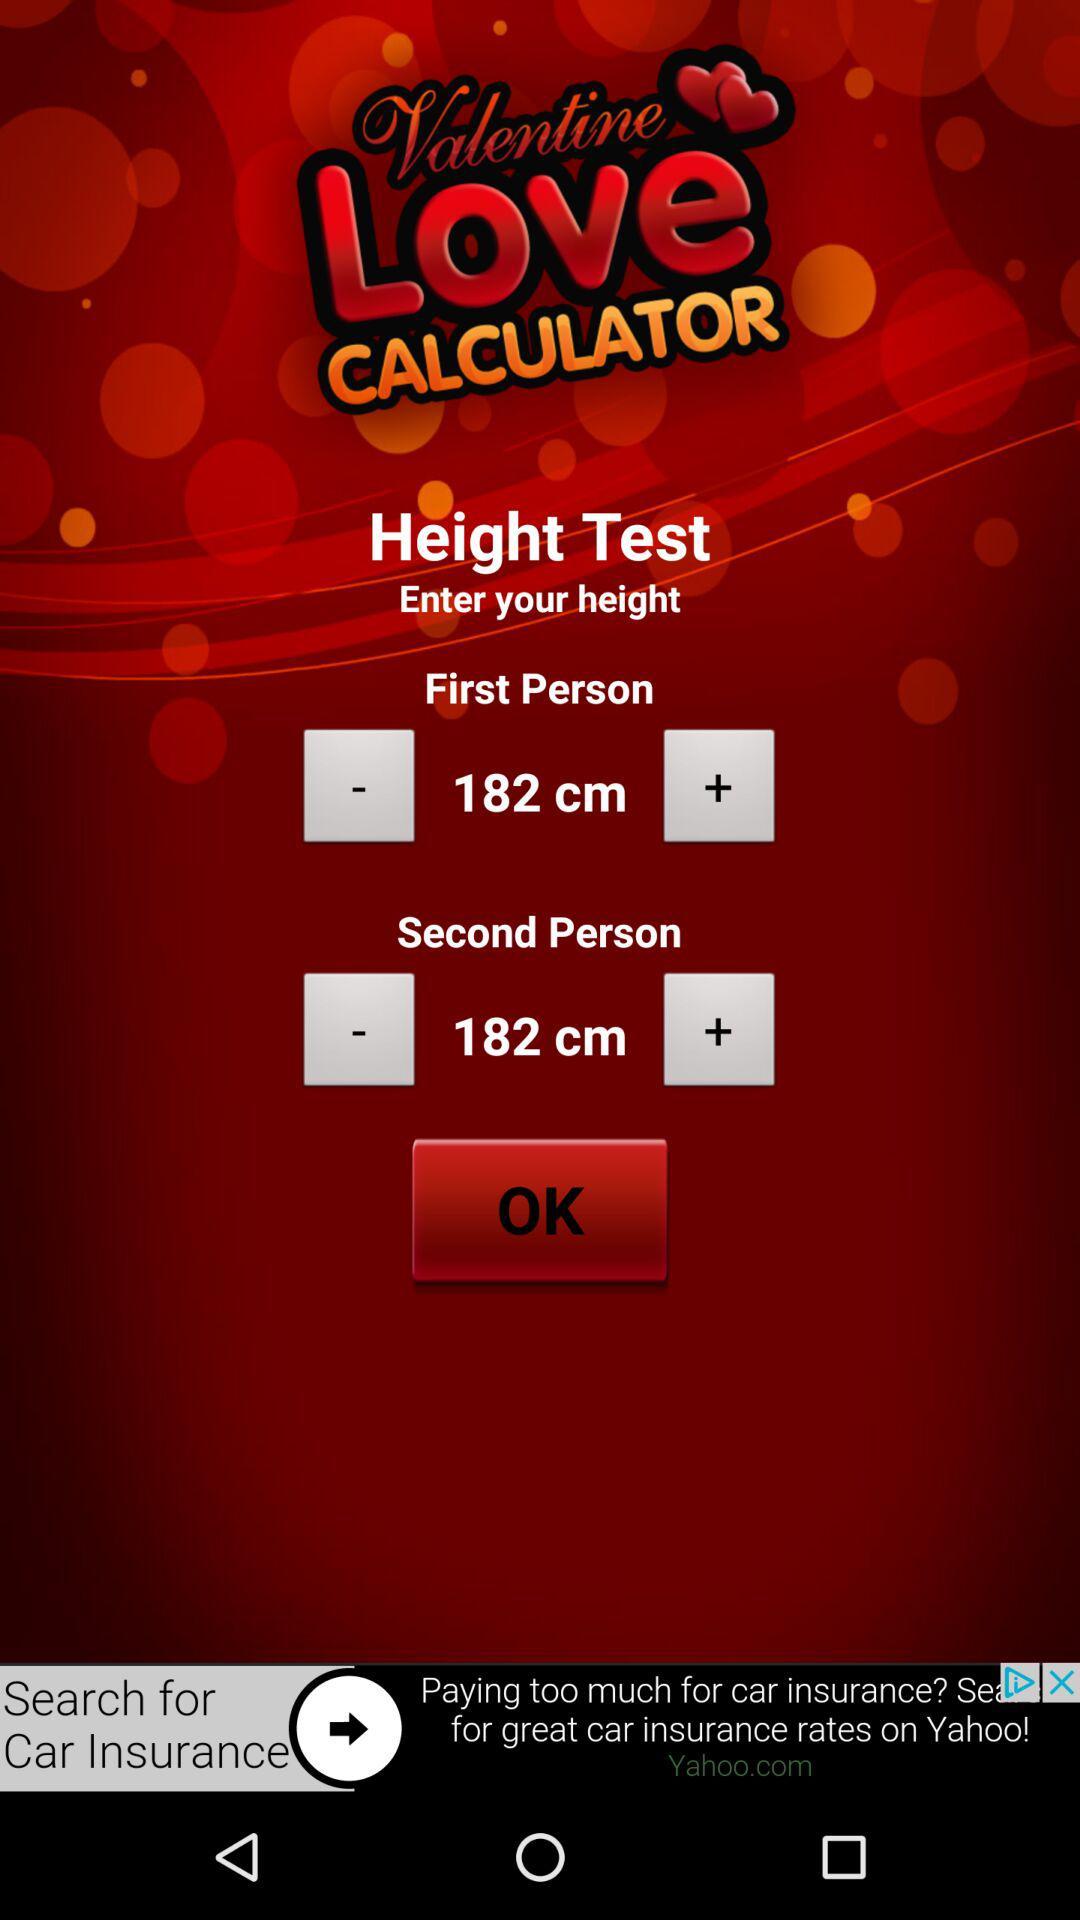 Image resolution: width=1080 pixels, height=1920 pixels. What do you see at coordinates (540, 1727) in the screenshot?
I see `advertiser banner` at bounding box center [540, 1727].